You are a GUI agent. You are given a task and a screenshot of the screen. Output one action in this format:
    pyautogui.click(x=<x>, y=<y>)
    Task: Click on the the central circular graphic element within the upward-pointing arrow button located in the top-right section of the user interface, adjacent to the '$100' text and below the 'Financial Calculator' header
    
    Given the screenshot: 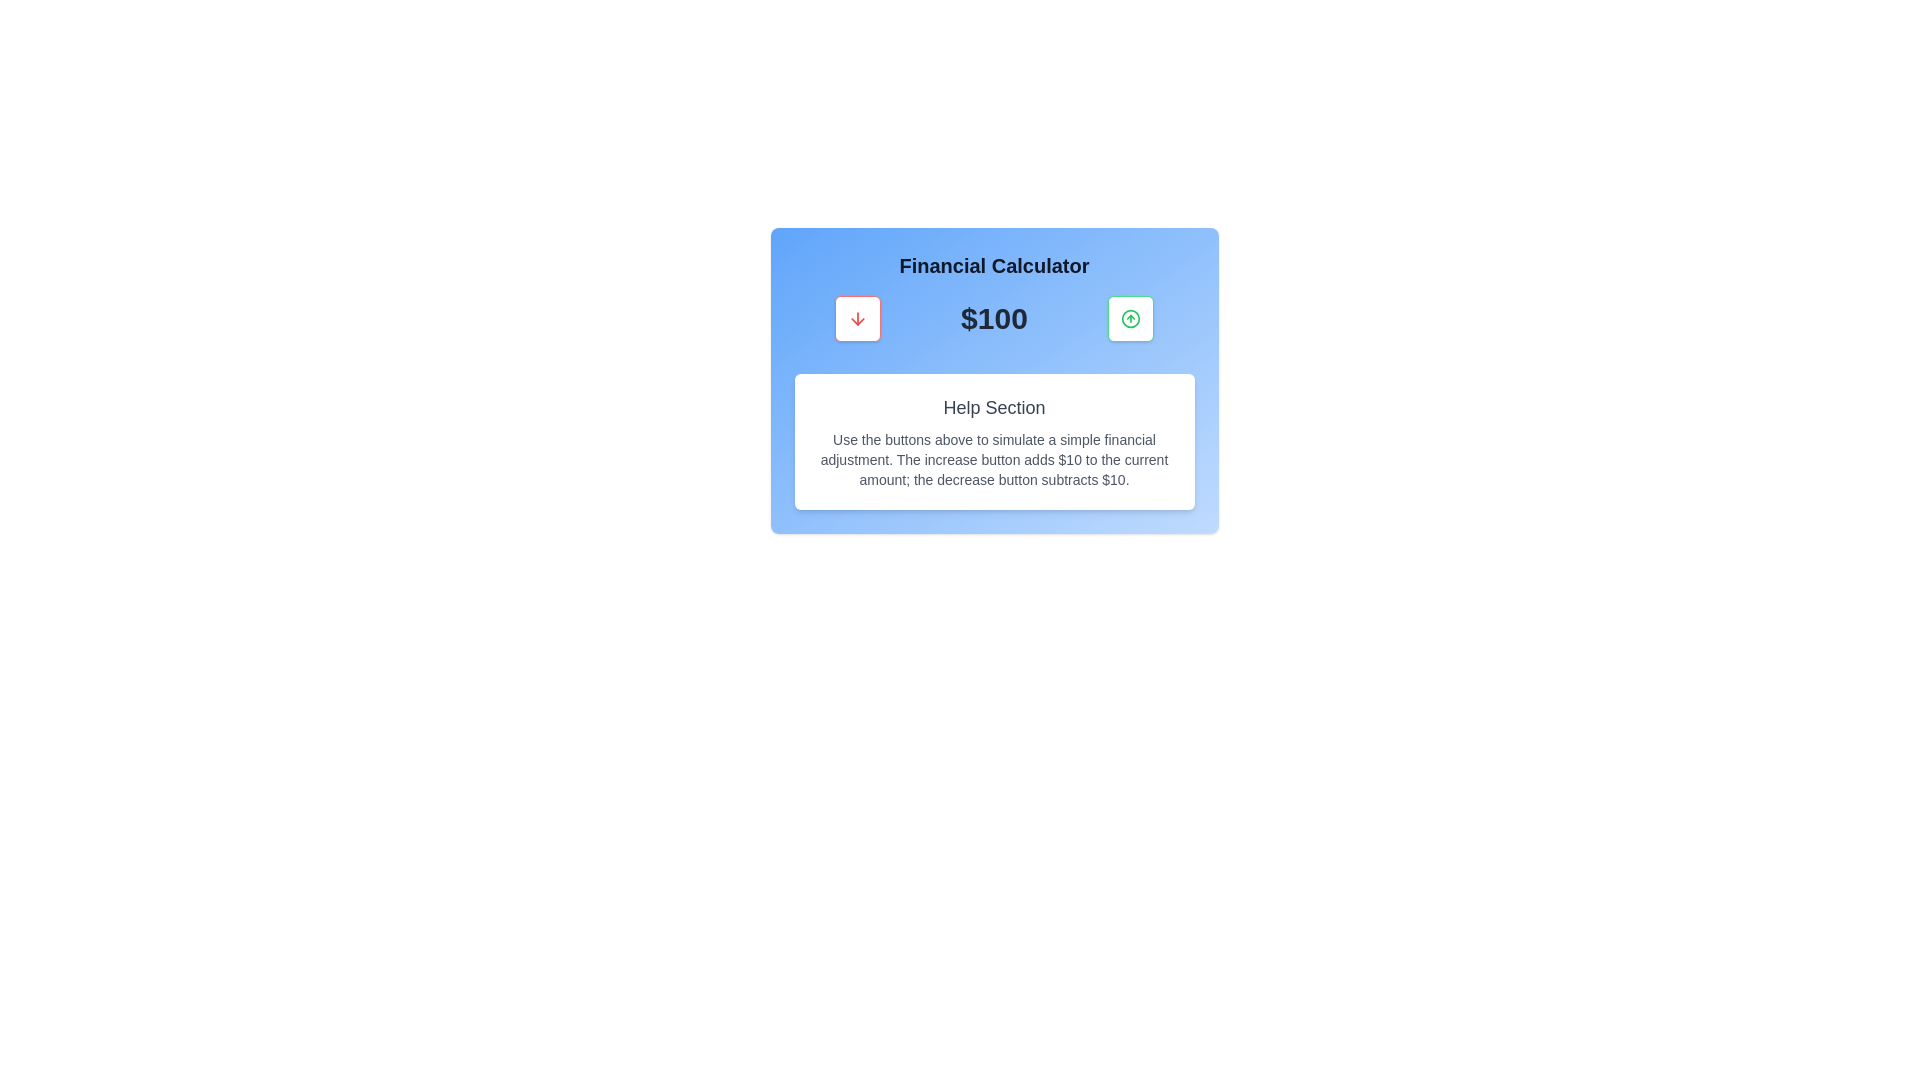 What is the action you would take?
    pyautogui.click(x=1131, y=318)
    